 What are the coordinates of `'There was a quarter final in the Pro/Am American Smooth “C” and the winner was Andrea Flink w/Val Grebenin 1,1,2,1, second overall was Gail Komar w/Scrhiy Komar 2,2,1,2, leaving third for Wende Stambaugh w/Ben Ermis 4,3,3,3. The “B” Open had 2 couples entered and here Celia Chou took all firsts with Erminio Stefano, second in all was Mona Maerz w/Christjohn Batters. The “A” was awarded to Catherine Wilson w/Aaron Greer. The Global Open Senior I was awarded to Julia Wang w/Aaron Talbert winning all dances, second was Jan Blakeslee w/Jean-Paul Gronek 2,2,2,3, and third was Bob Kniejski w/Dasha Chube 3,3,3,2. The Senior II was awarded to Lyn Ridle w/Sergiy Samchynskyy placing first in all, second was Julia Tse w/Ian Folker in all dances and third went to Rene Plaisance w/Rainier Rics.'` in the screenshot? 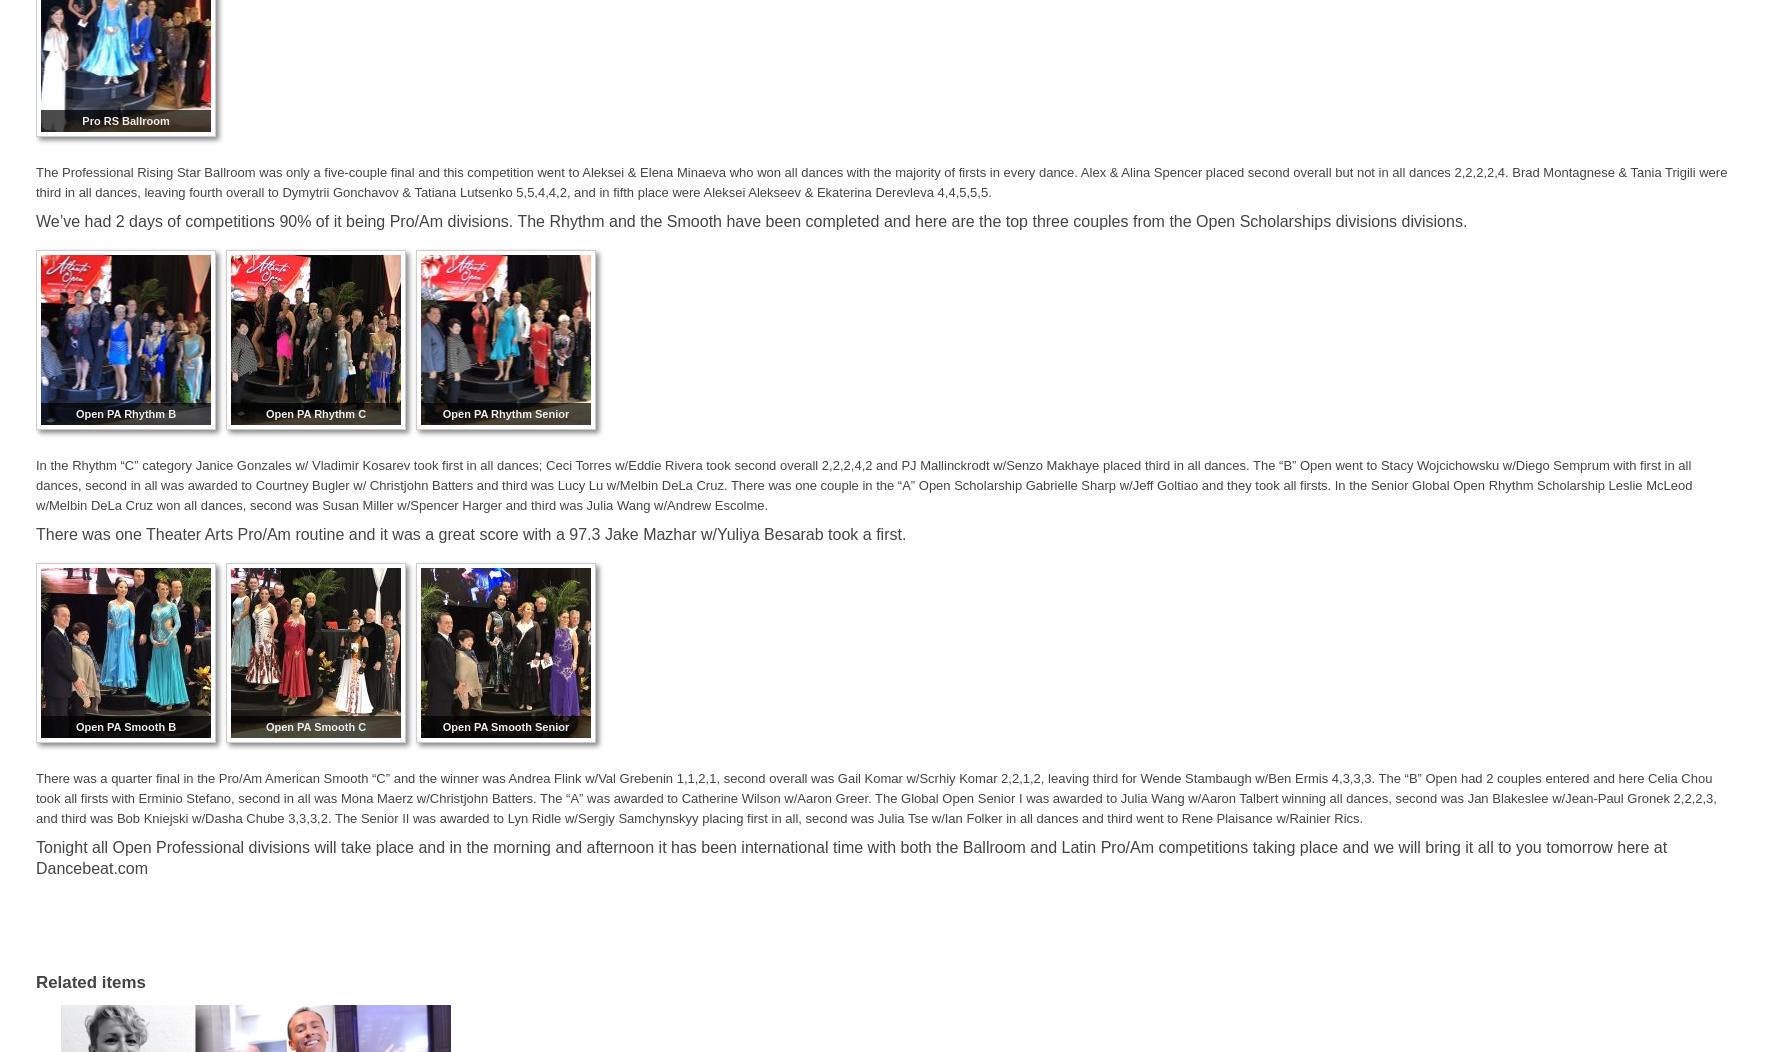 It's located at (875, 798).